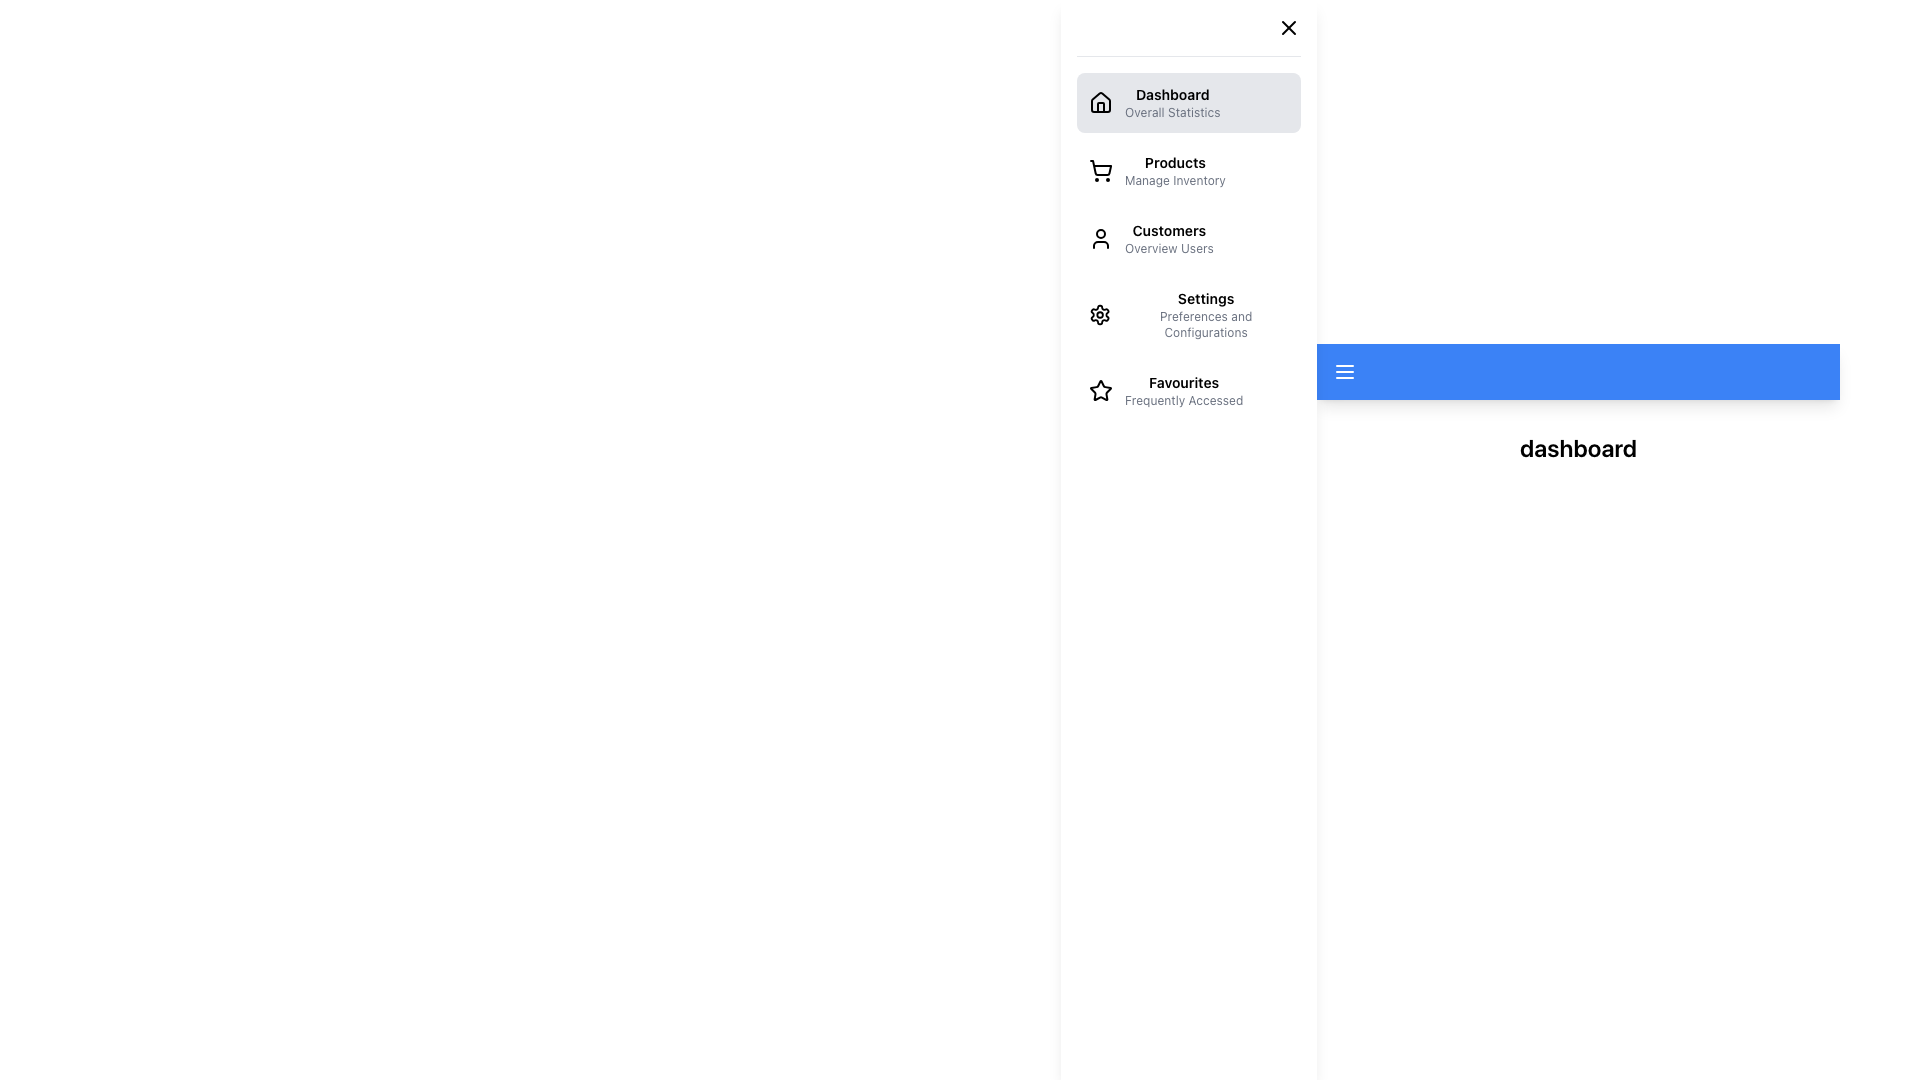 The width and height of the screenshot is (1920, 1080). What do you see at coordinates (1099, 101) in the screenshot?
I see `the 'Dashboard' menu icon located at the top of the navigation sidebar` at bounding box center [1099, 101].